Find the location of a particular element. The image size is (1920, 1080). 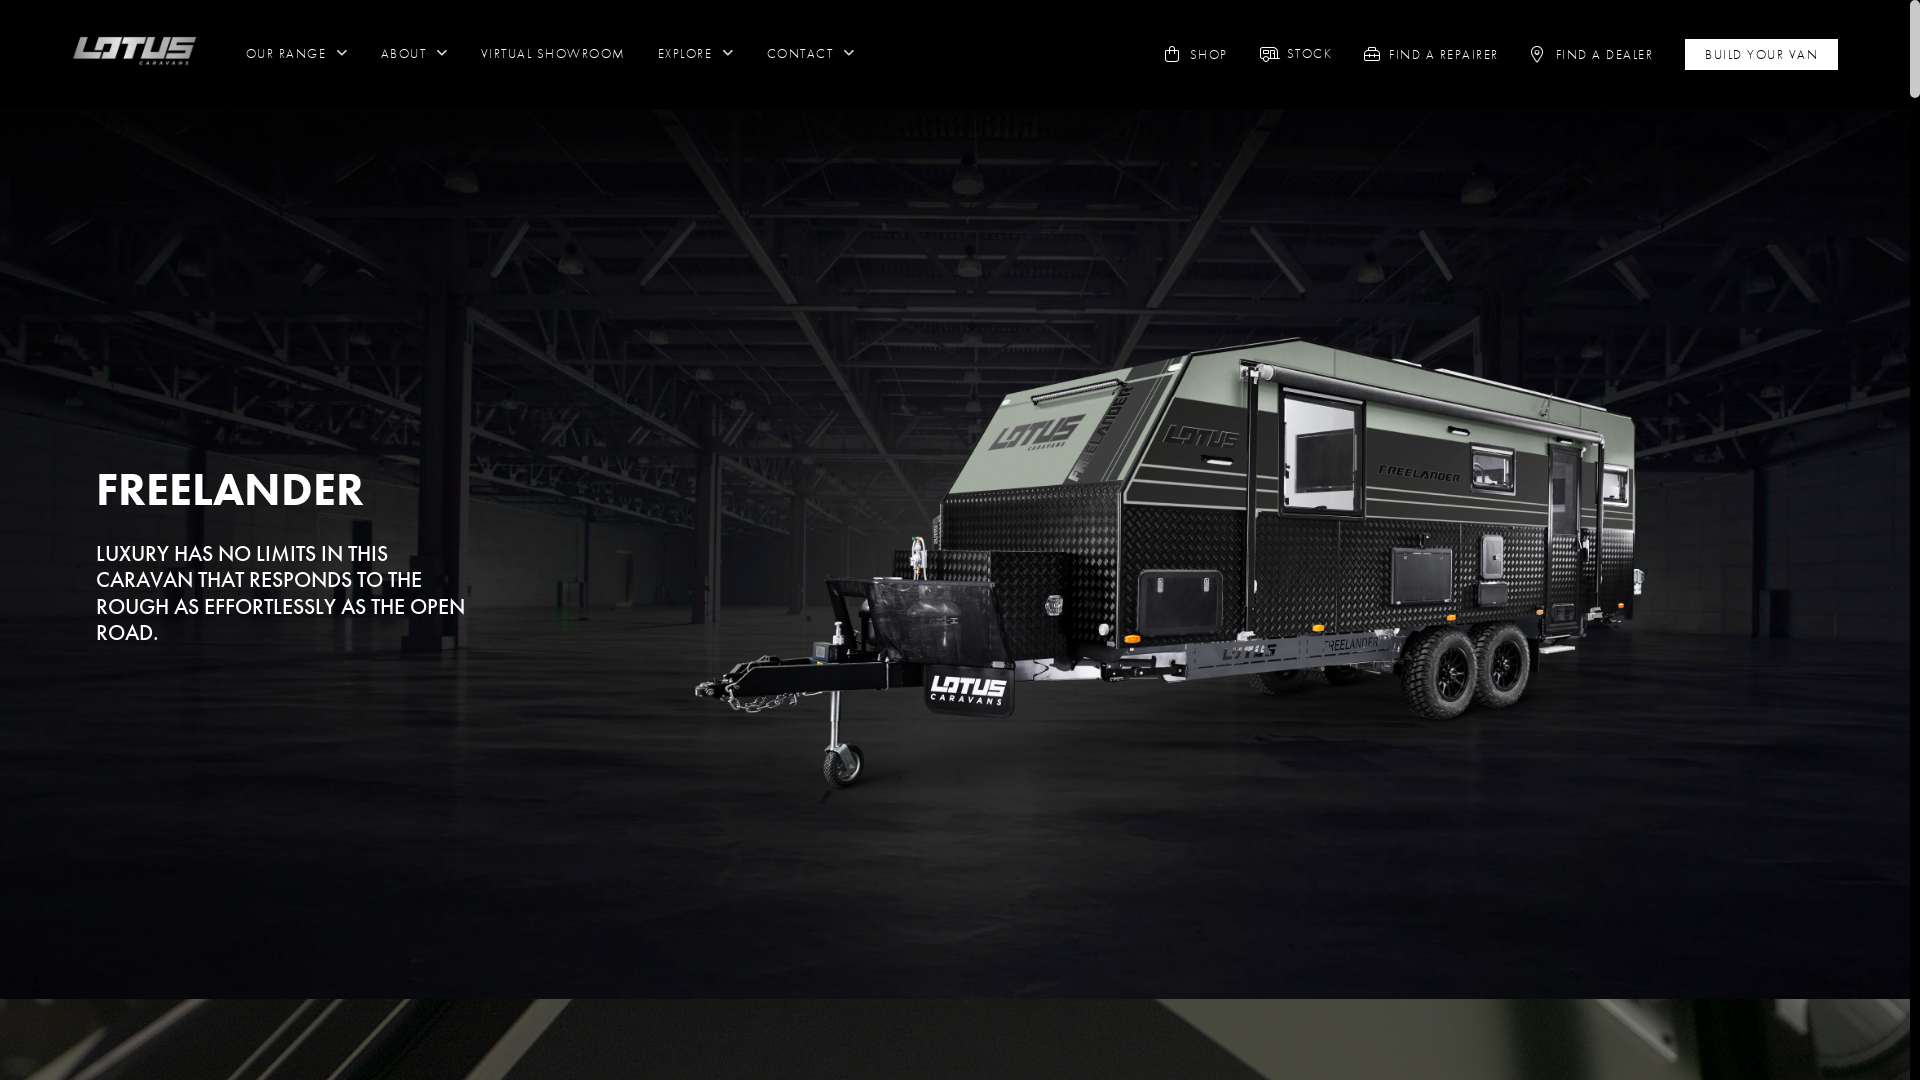

'VIRTUAL SHOWROOM' is located at coordinates (480, 53).